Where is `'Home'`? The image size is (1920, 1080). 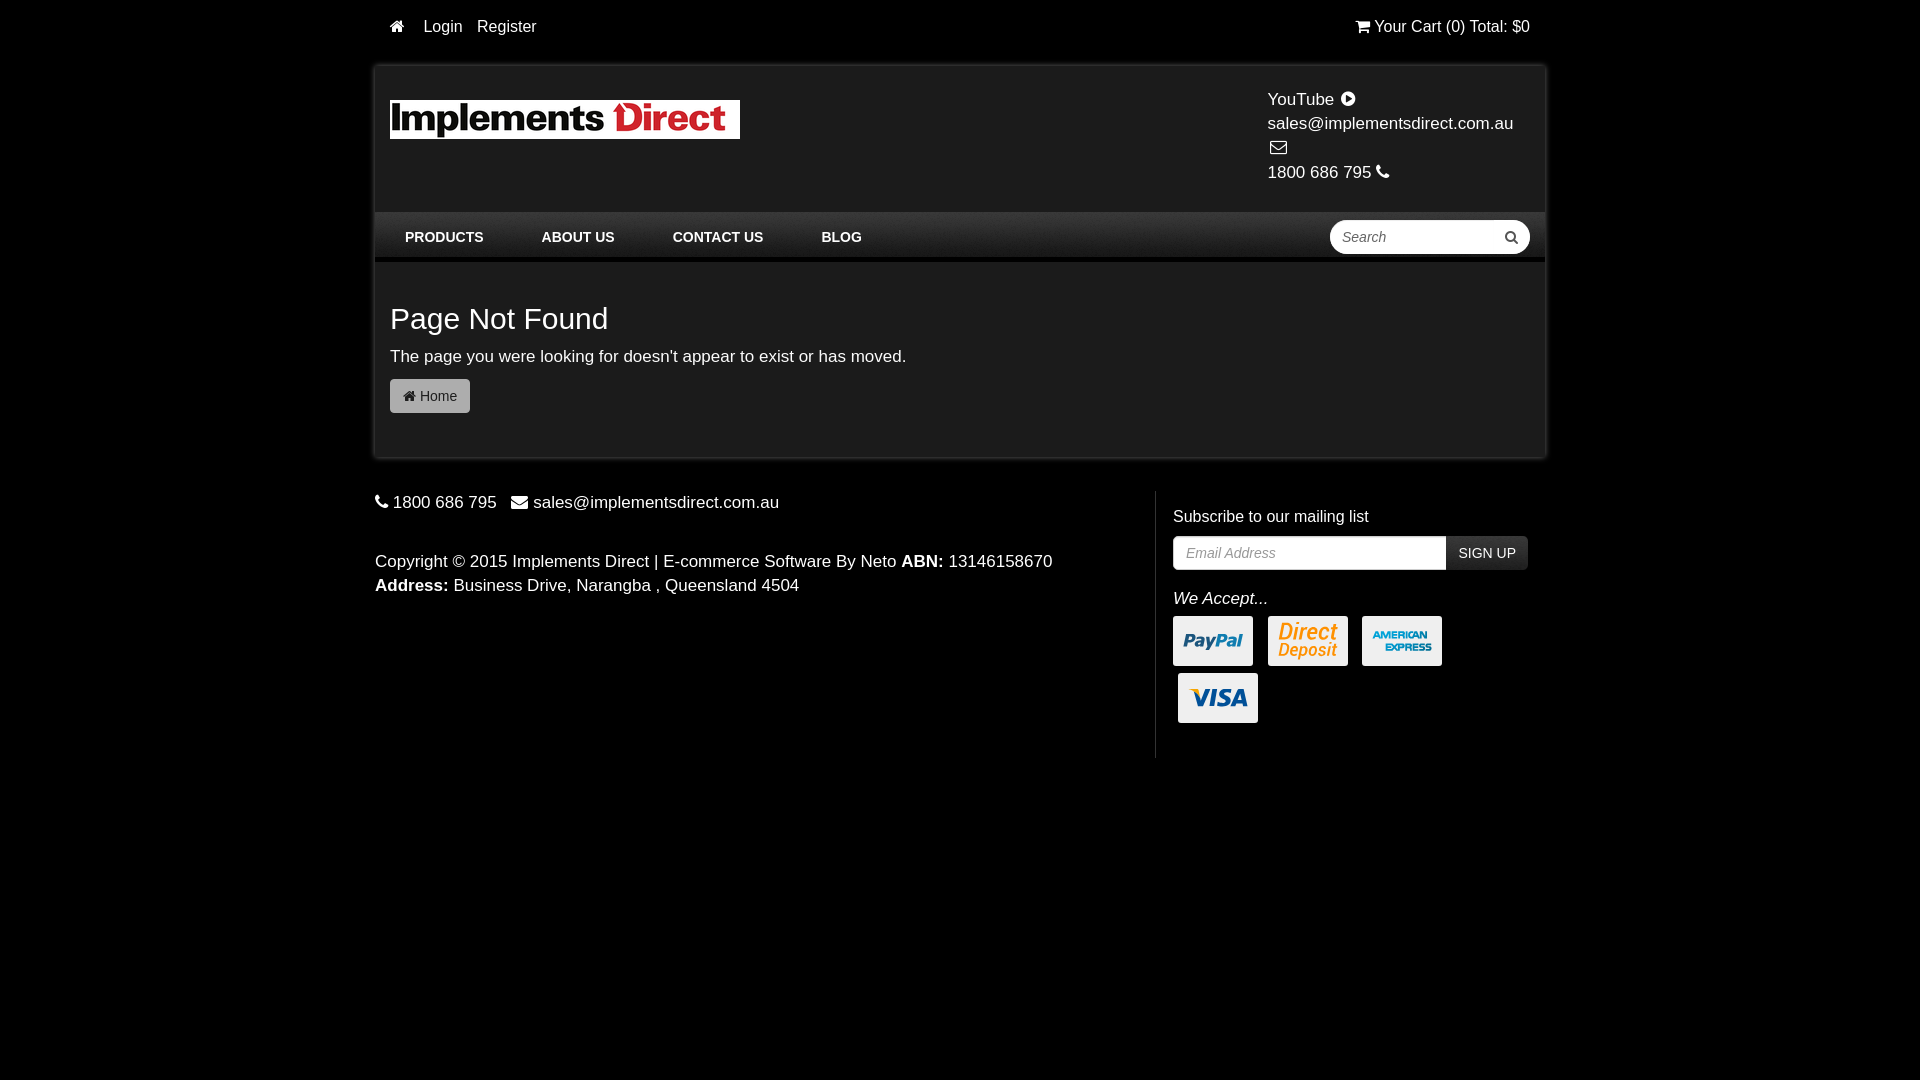
'Home' is located at coordinates (429, 396).